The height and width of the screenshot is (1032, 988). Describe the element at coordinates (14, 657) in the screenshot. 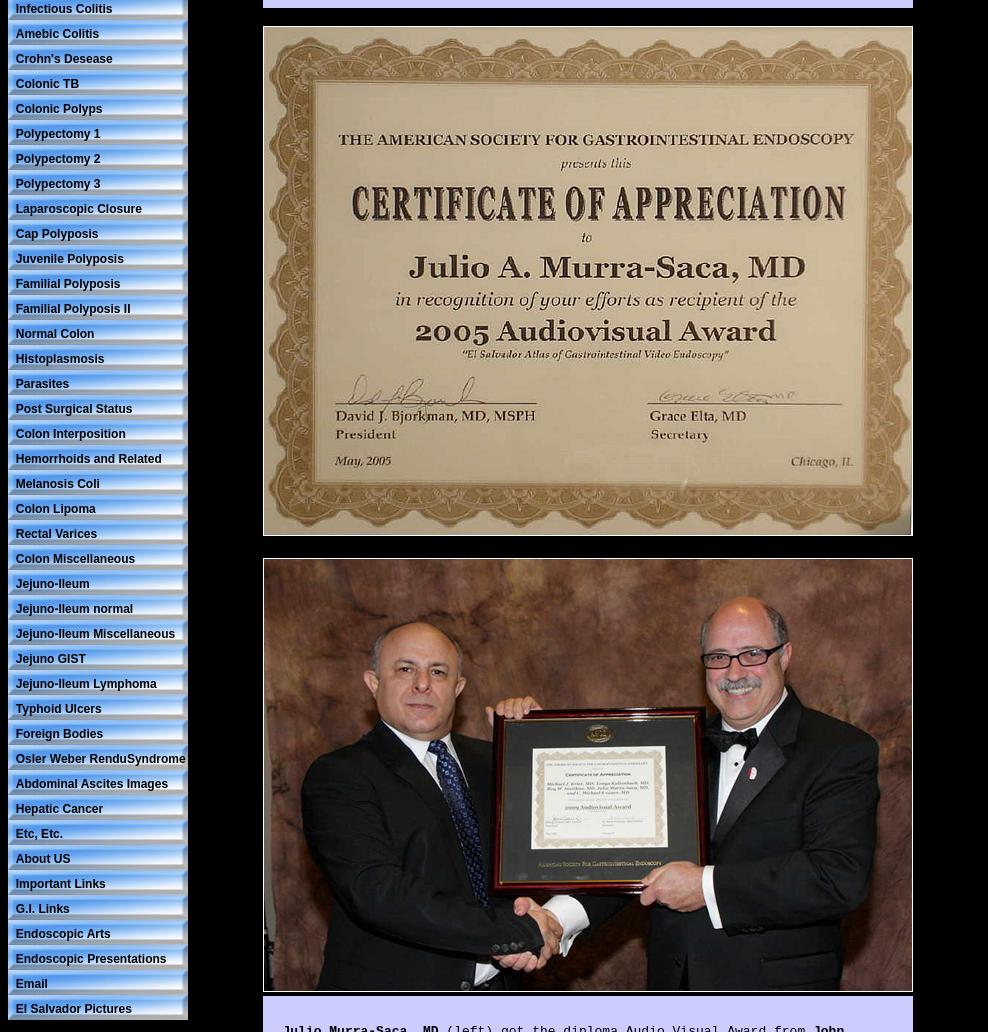

I see `'Jejuno GIST'` at that location.